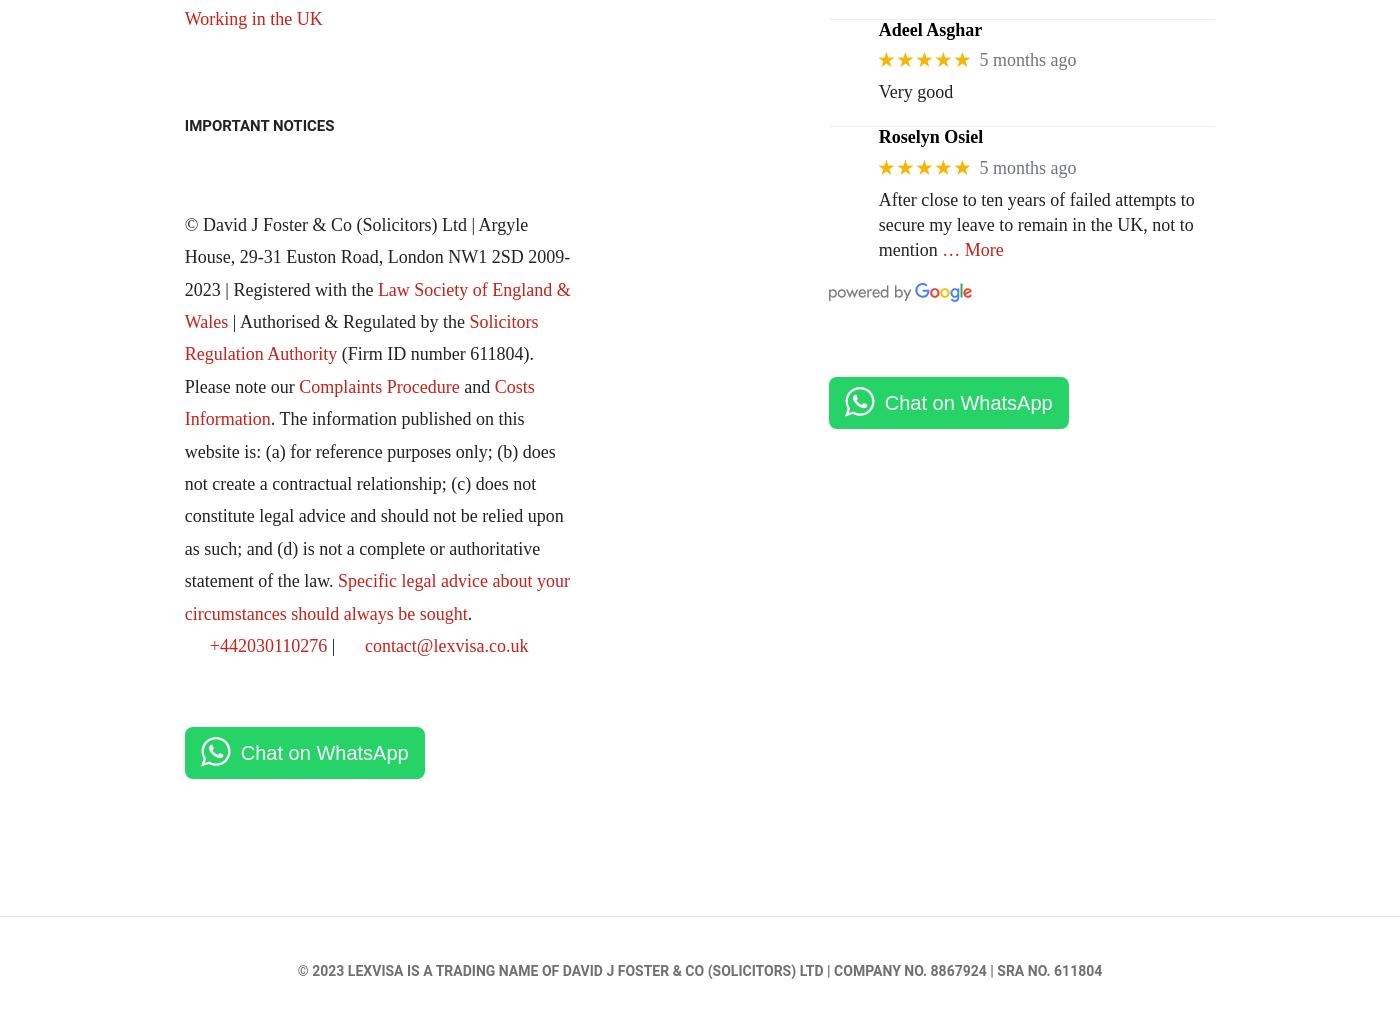 The width and height of the screenshot is (1400, 1022). What do you see at coordinates (930, 28) in the screenshot?
I see `'Adeel Asghar'` at bounding box center [930, 28].